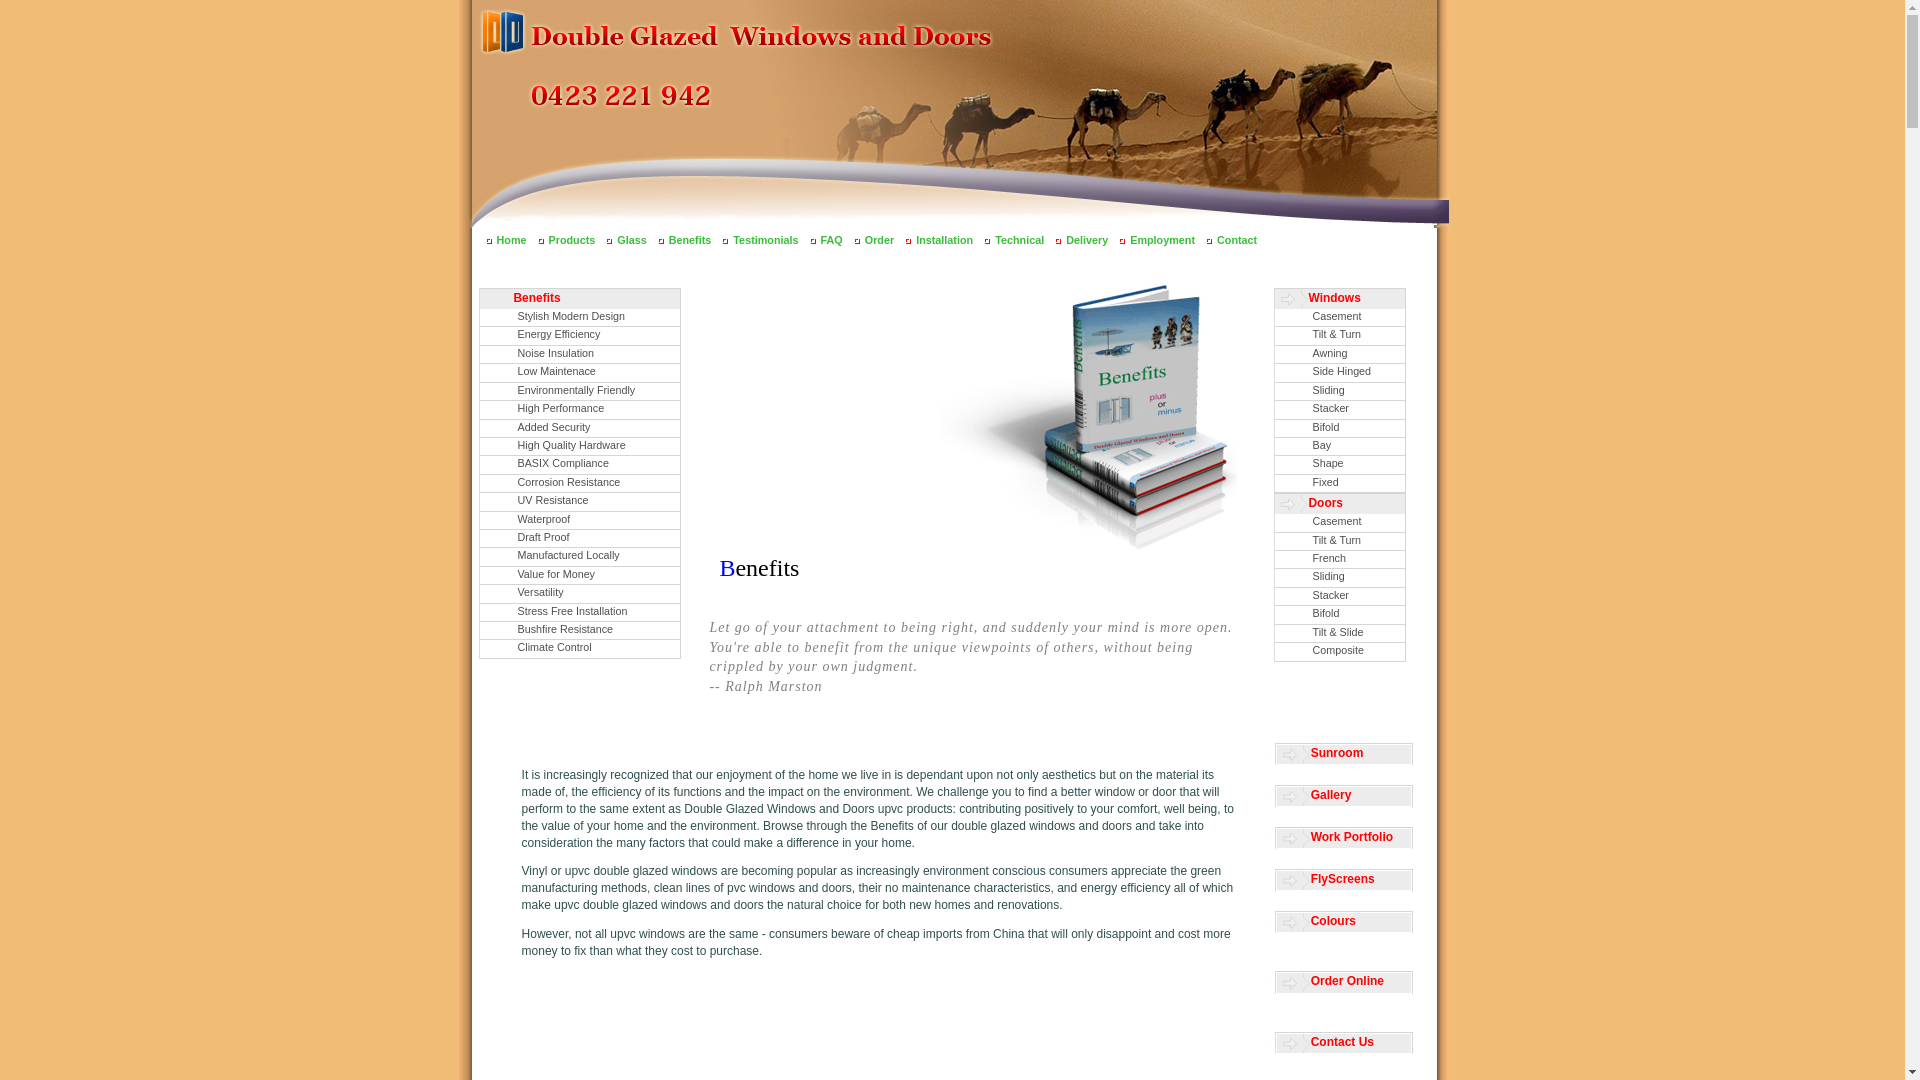  Describe the element at coordinates (579, 519) in the screenshot. I see `'Waterproof'` at that location.